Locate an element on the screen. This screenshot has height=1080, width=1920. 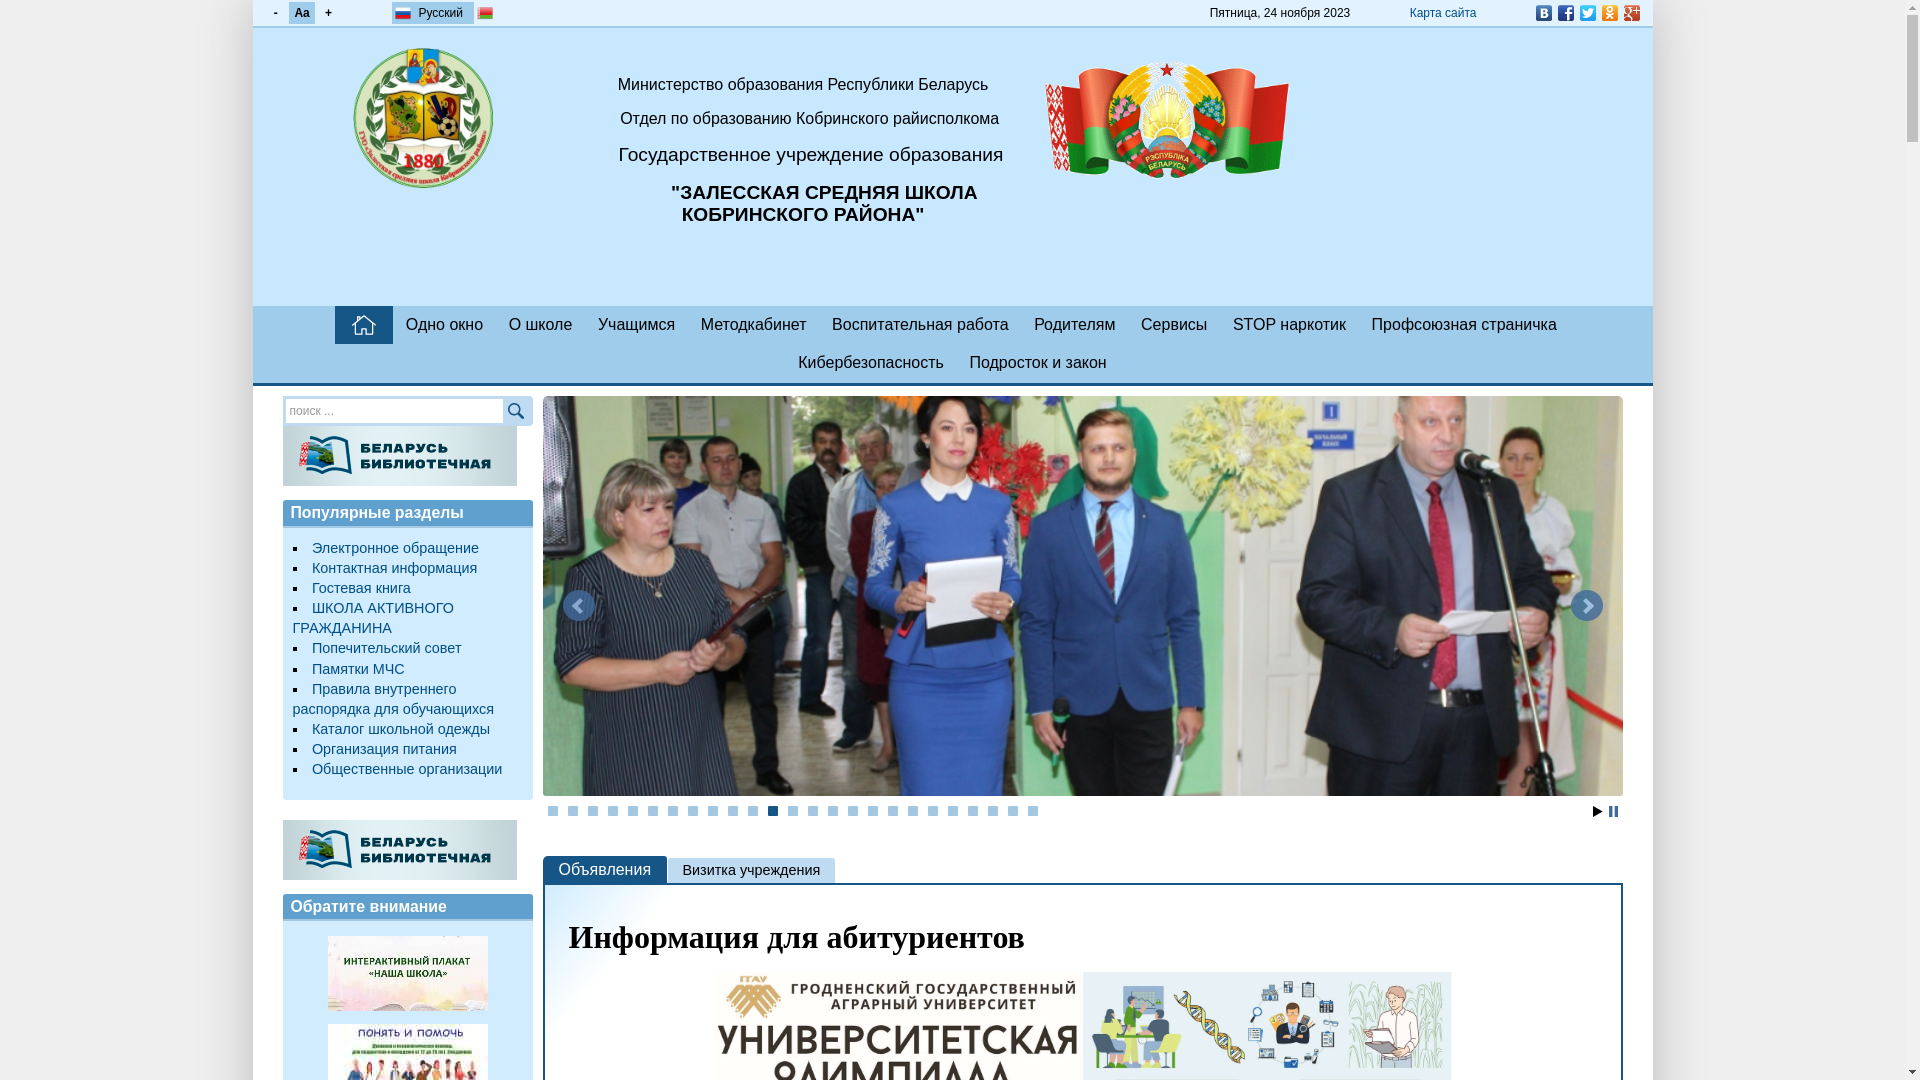
'15' is located at coordinates (828, 810).